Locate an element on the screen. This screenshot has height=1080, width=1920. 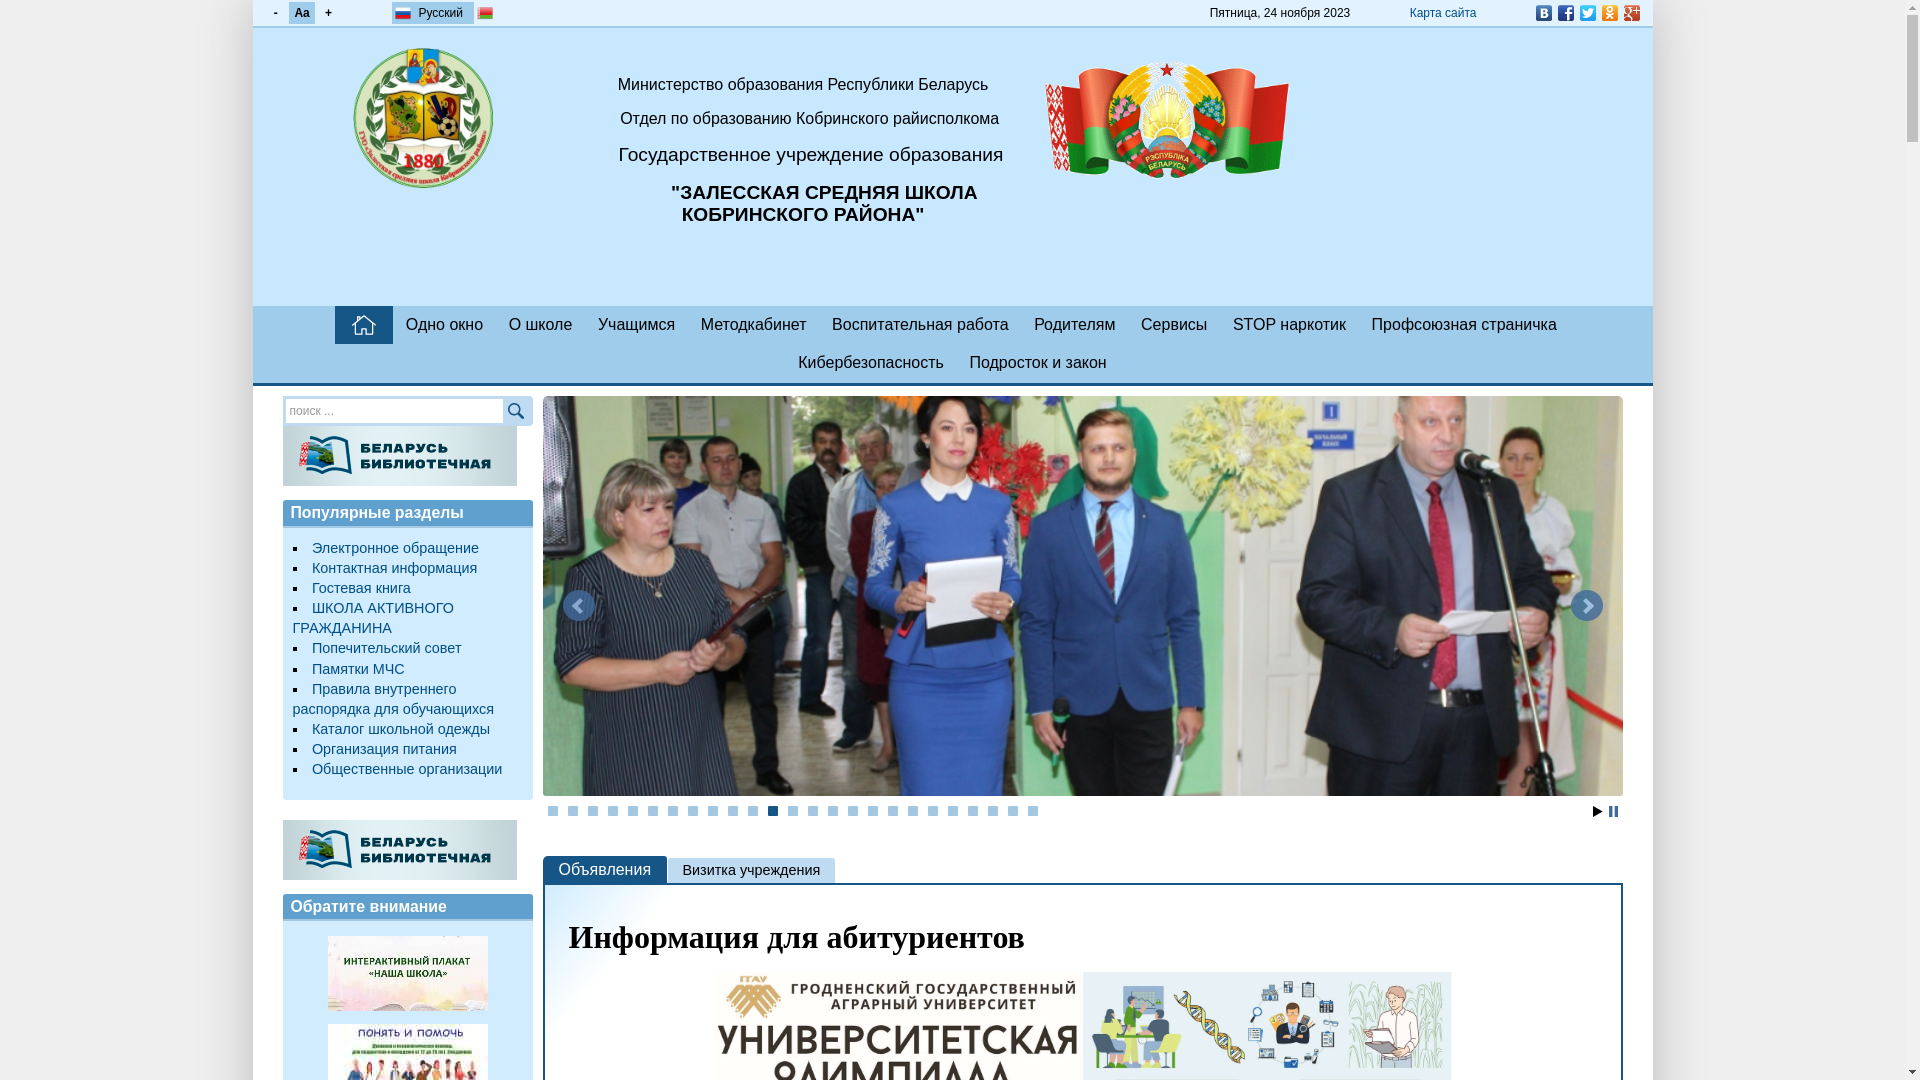
'15' is located at coordinates (828, 810).